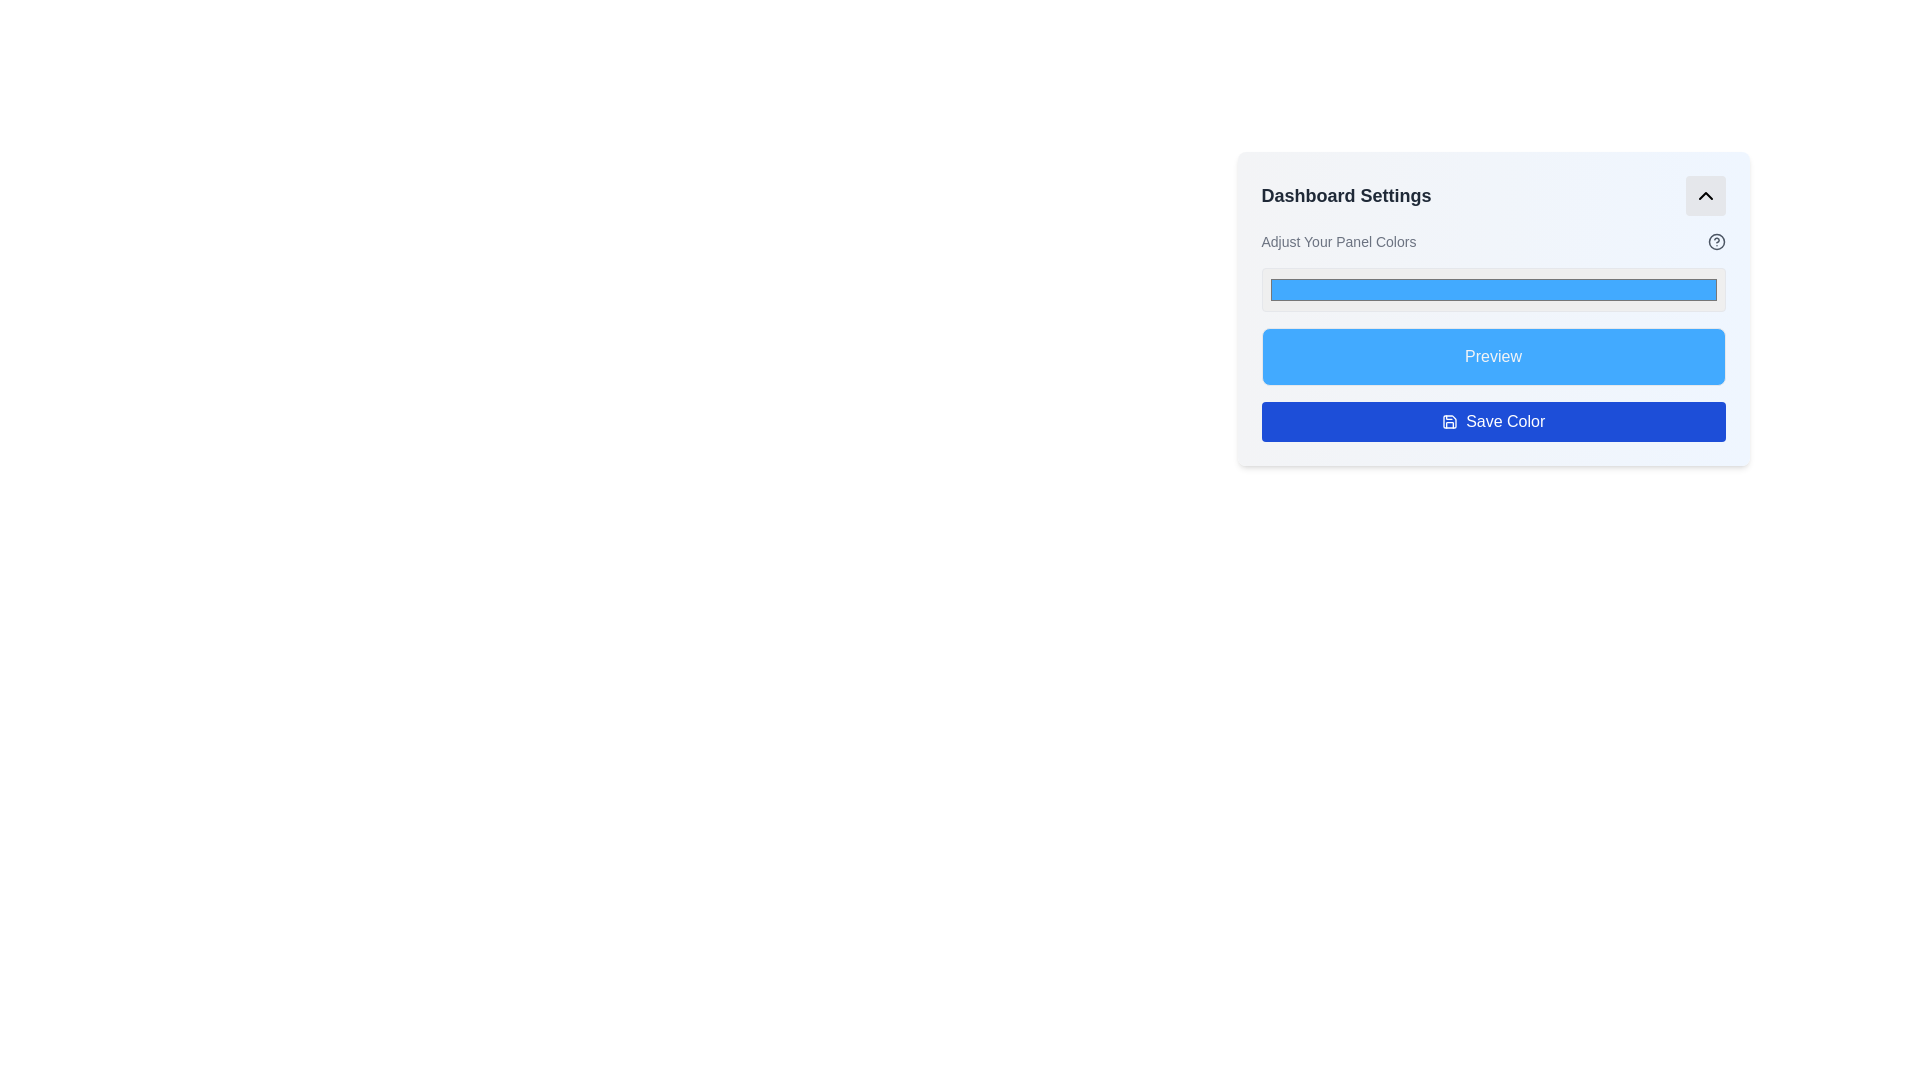  Describe the element at coordinates (1493, 356) in the screenshot. I see `the 'Preview' button, which is a rectangular button with a blue background and rounded corners, located in the middle section of the 'Dashboard Settings' widget` at that location.